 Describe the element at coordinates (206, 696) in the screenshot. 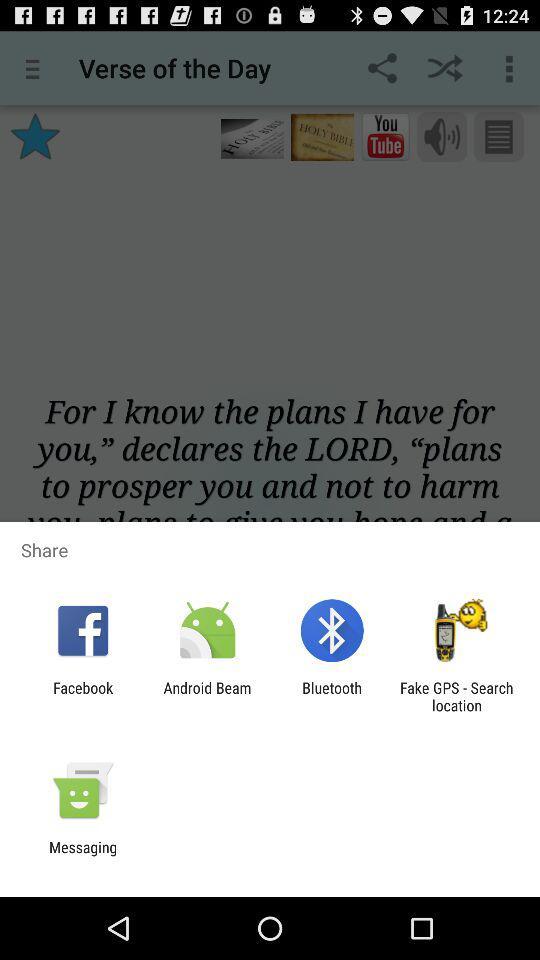

I see `the android beam app` at that location.